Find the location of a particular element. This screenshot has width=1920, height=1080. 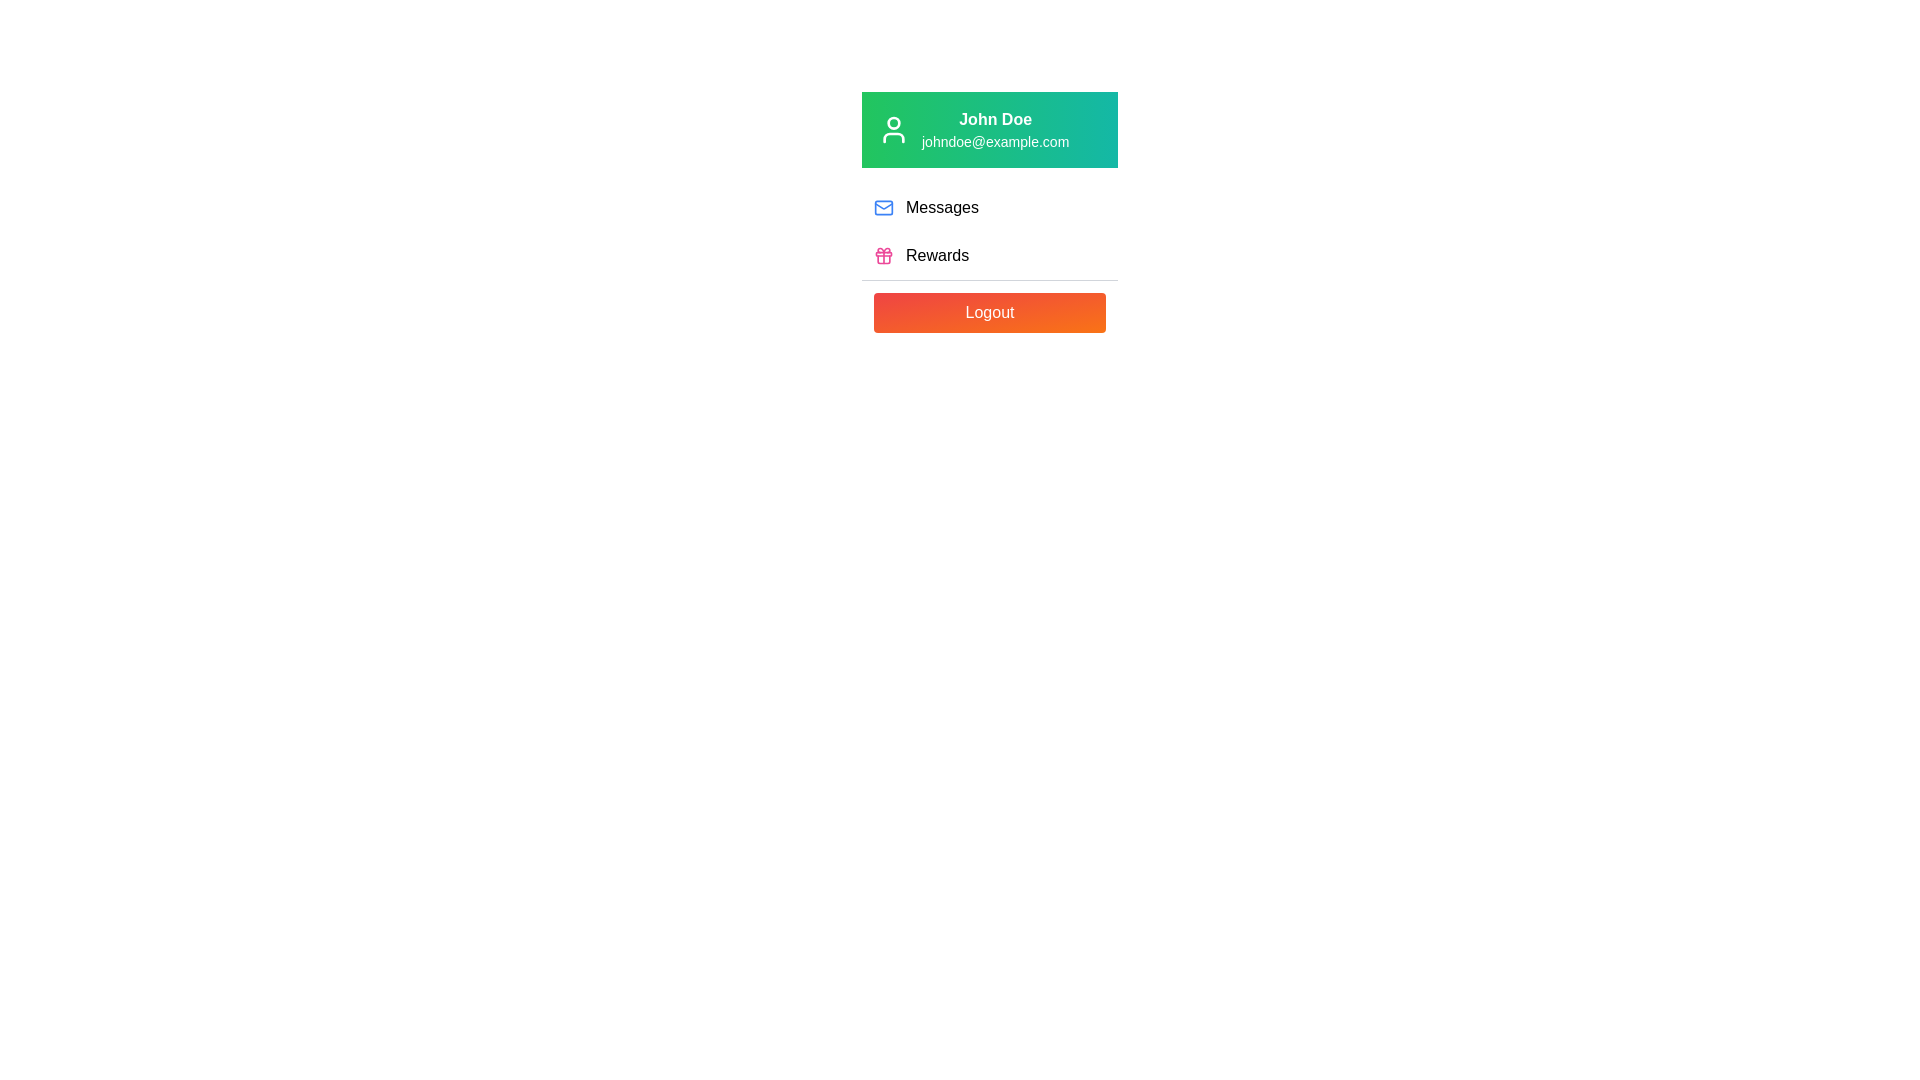

the pink-colored gift icon located within the 'Rewards' option of the vertical menu is located at coordinates (882, 254).